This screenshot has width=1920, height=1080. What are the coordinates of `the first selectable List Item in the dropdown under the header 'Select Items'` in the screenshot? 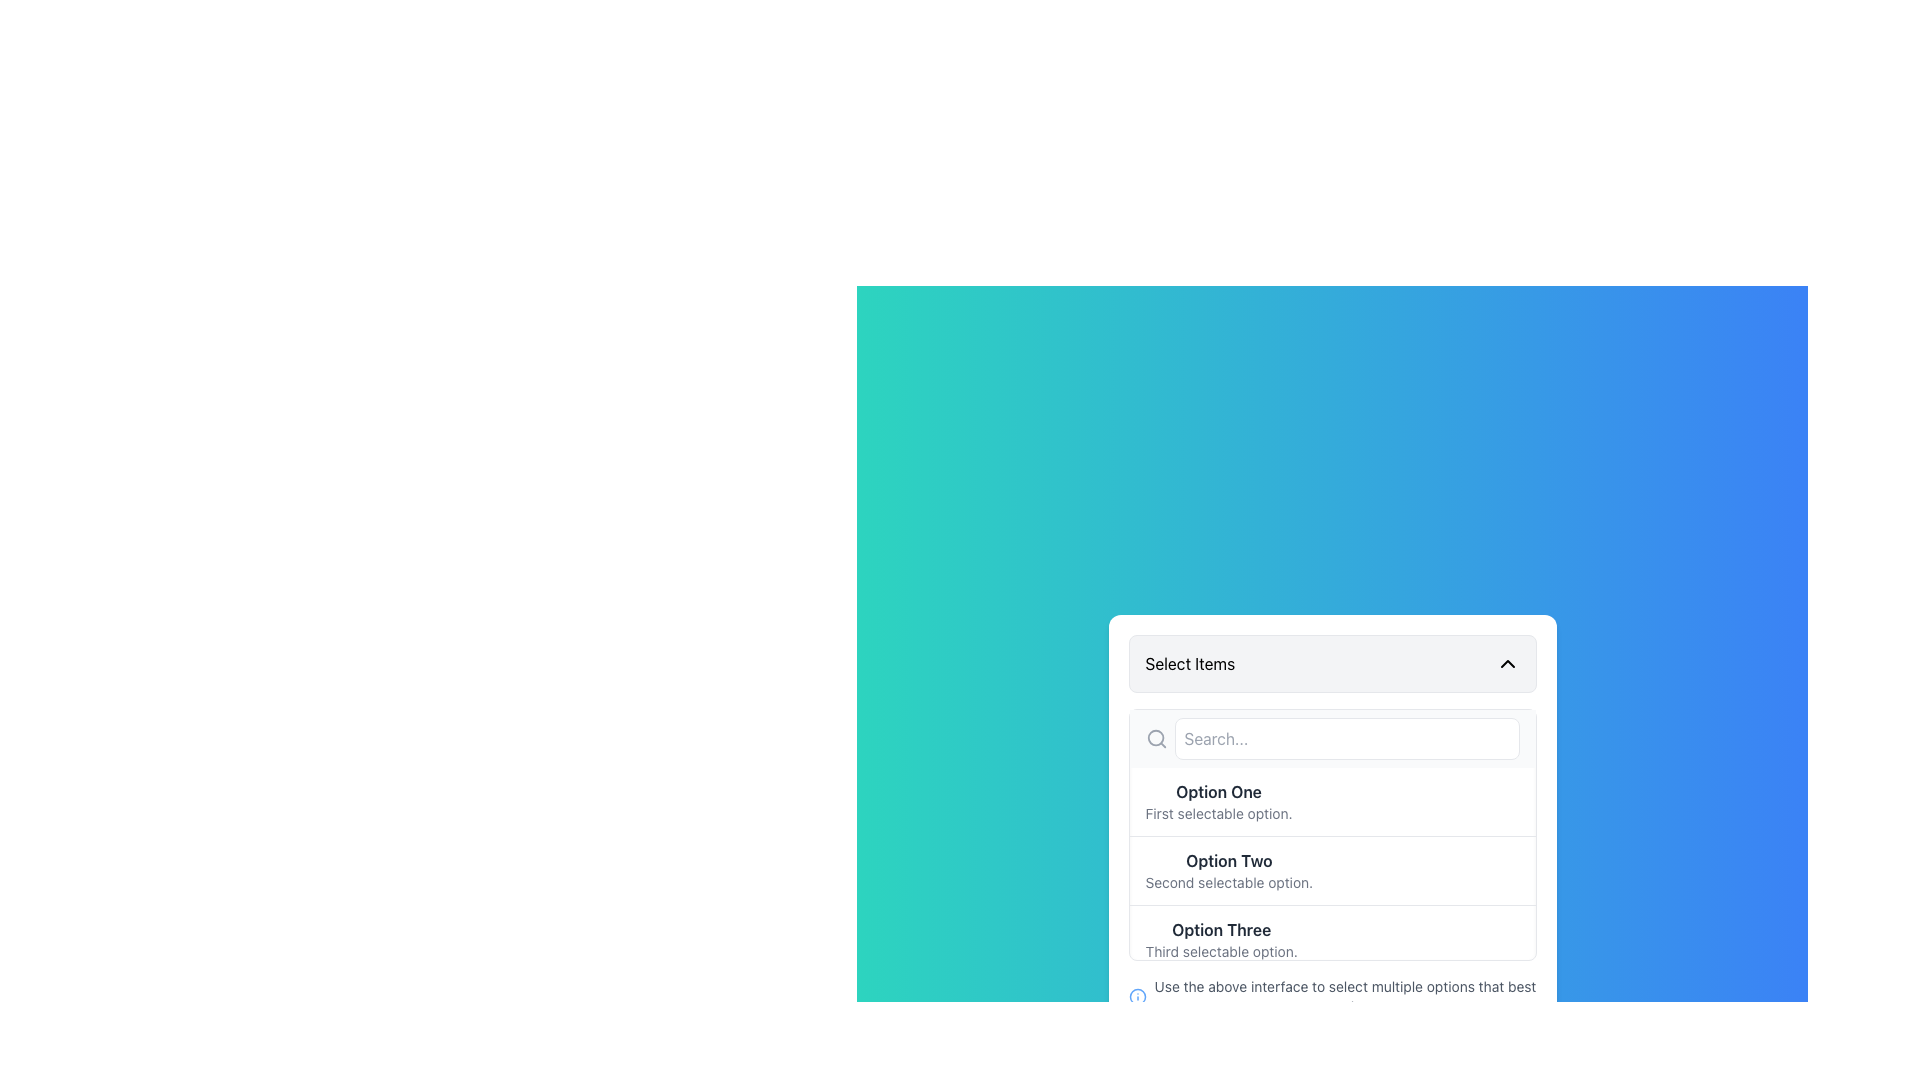 It's located at (1218, 801).